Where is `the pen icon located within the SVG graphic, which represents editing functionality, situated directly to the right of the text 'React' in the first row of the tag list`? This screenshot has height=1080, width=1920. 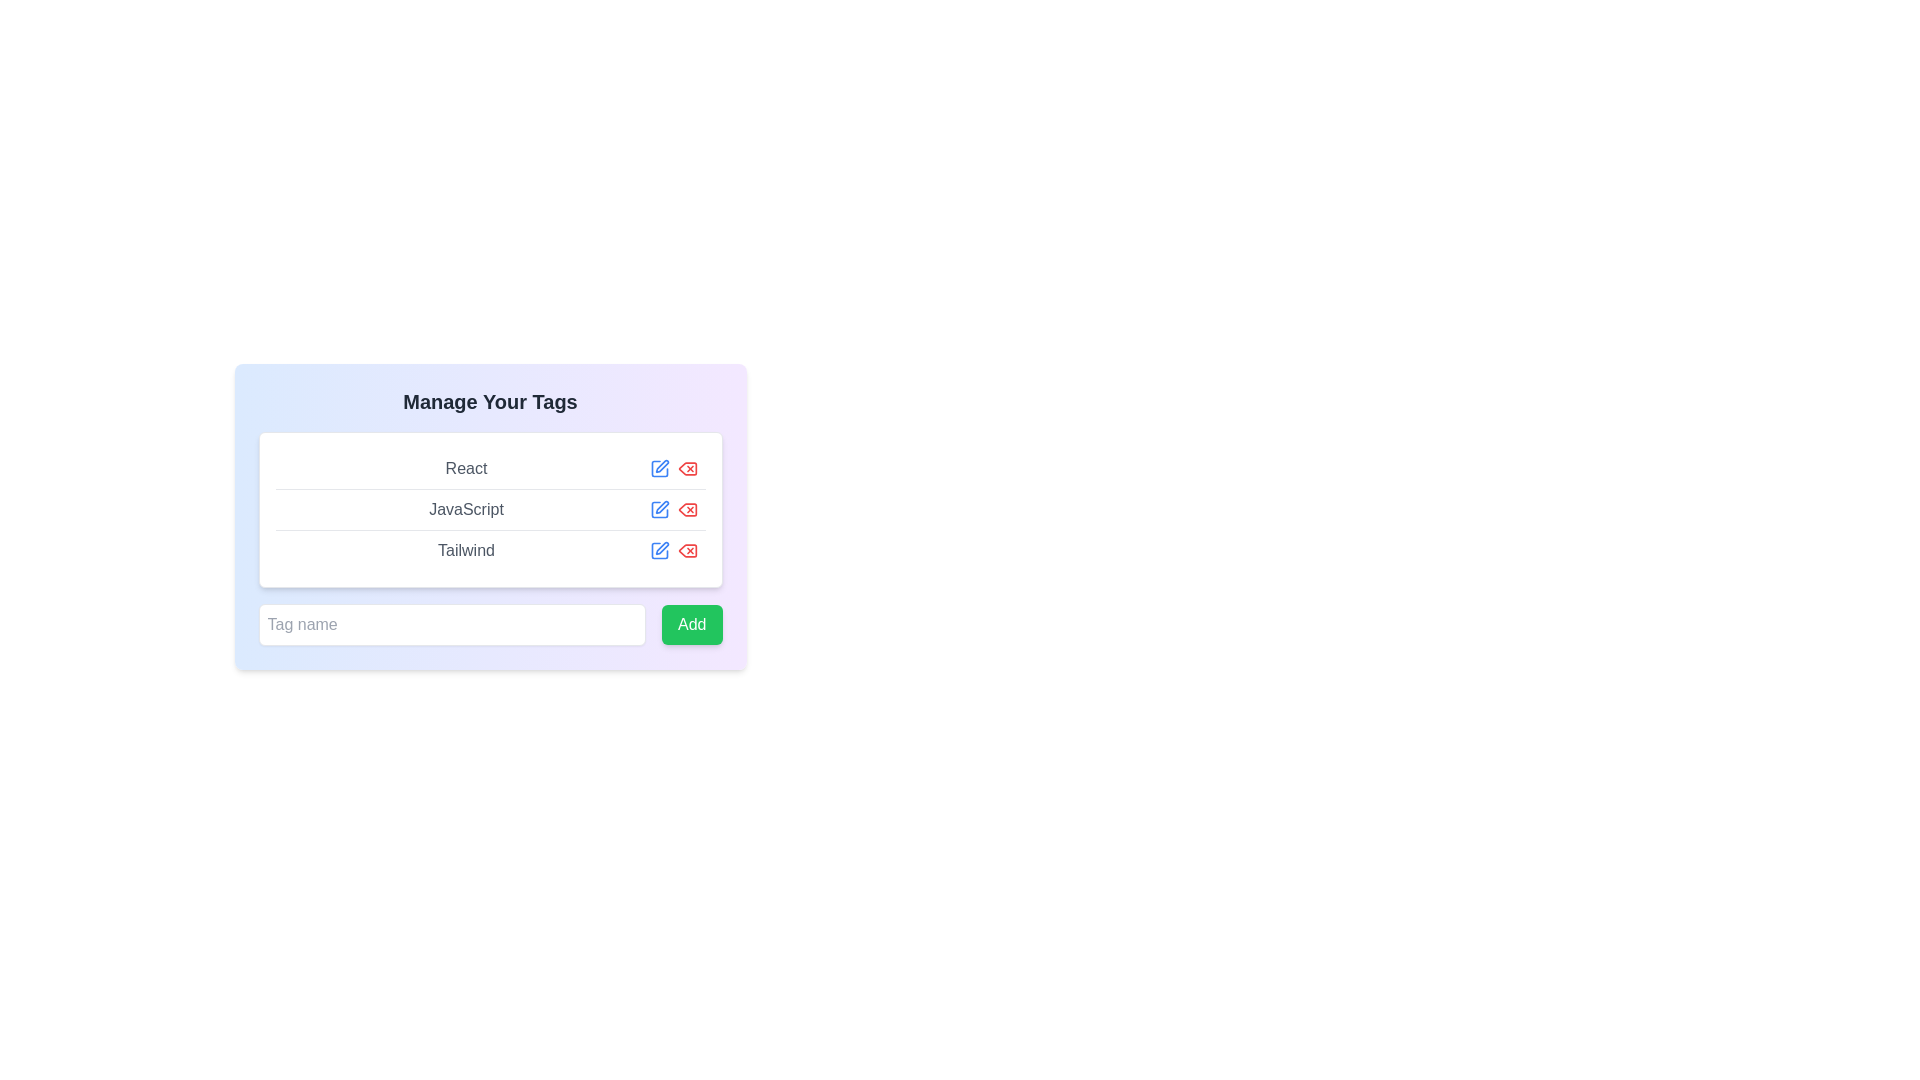 the pen icon located within the SVG graphic, which represents editing functionality, situated directly to the right of the text 'React' in the first row of the tag list is located at coordinates (662, 466).